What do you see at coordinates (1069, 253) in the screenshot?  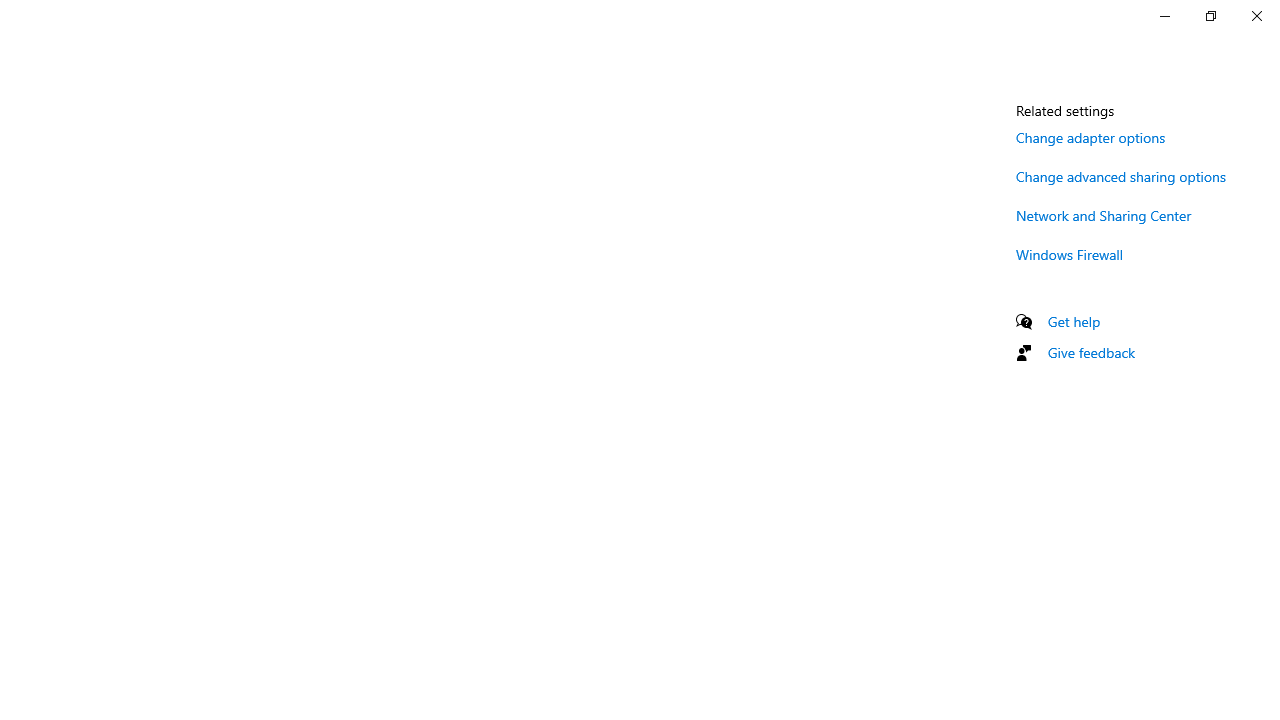 I see `'Windows Firewall'` at bounding box center [1069, 253].